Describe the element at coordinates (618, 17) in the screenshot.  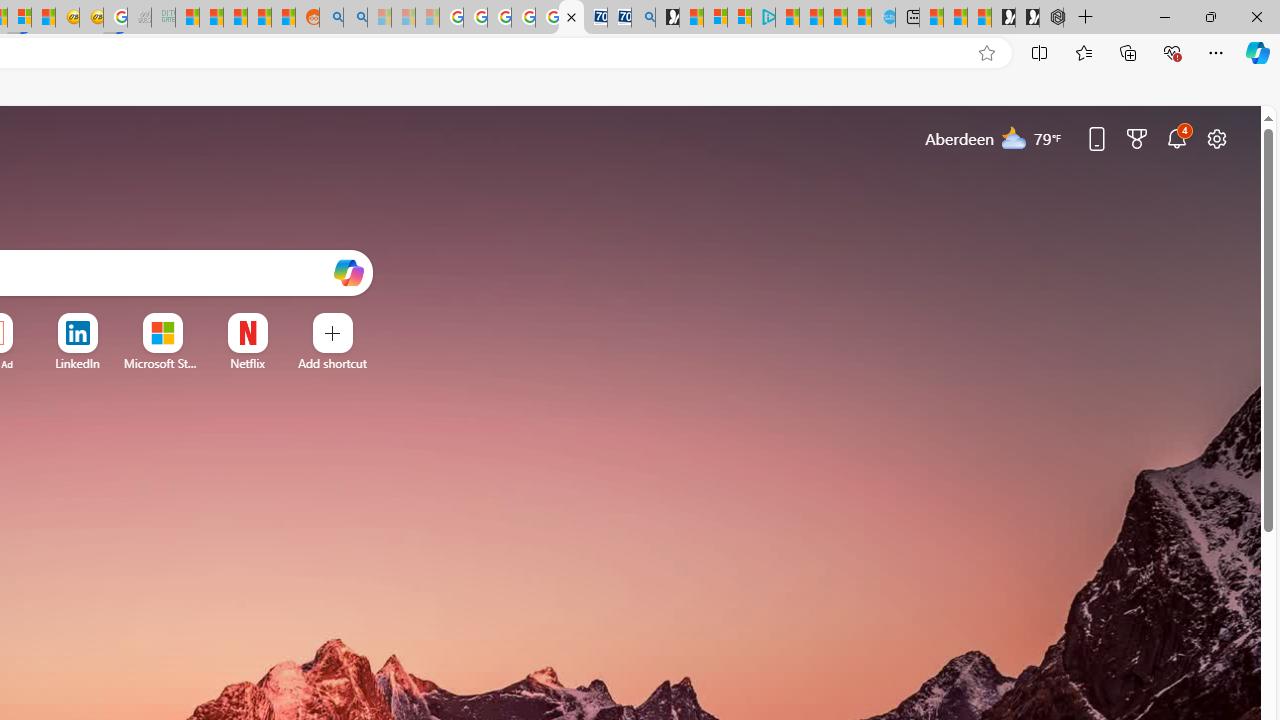
I see `'Cheap Car Rentals - Save70.com'` at that location.